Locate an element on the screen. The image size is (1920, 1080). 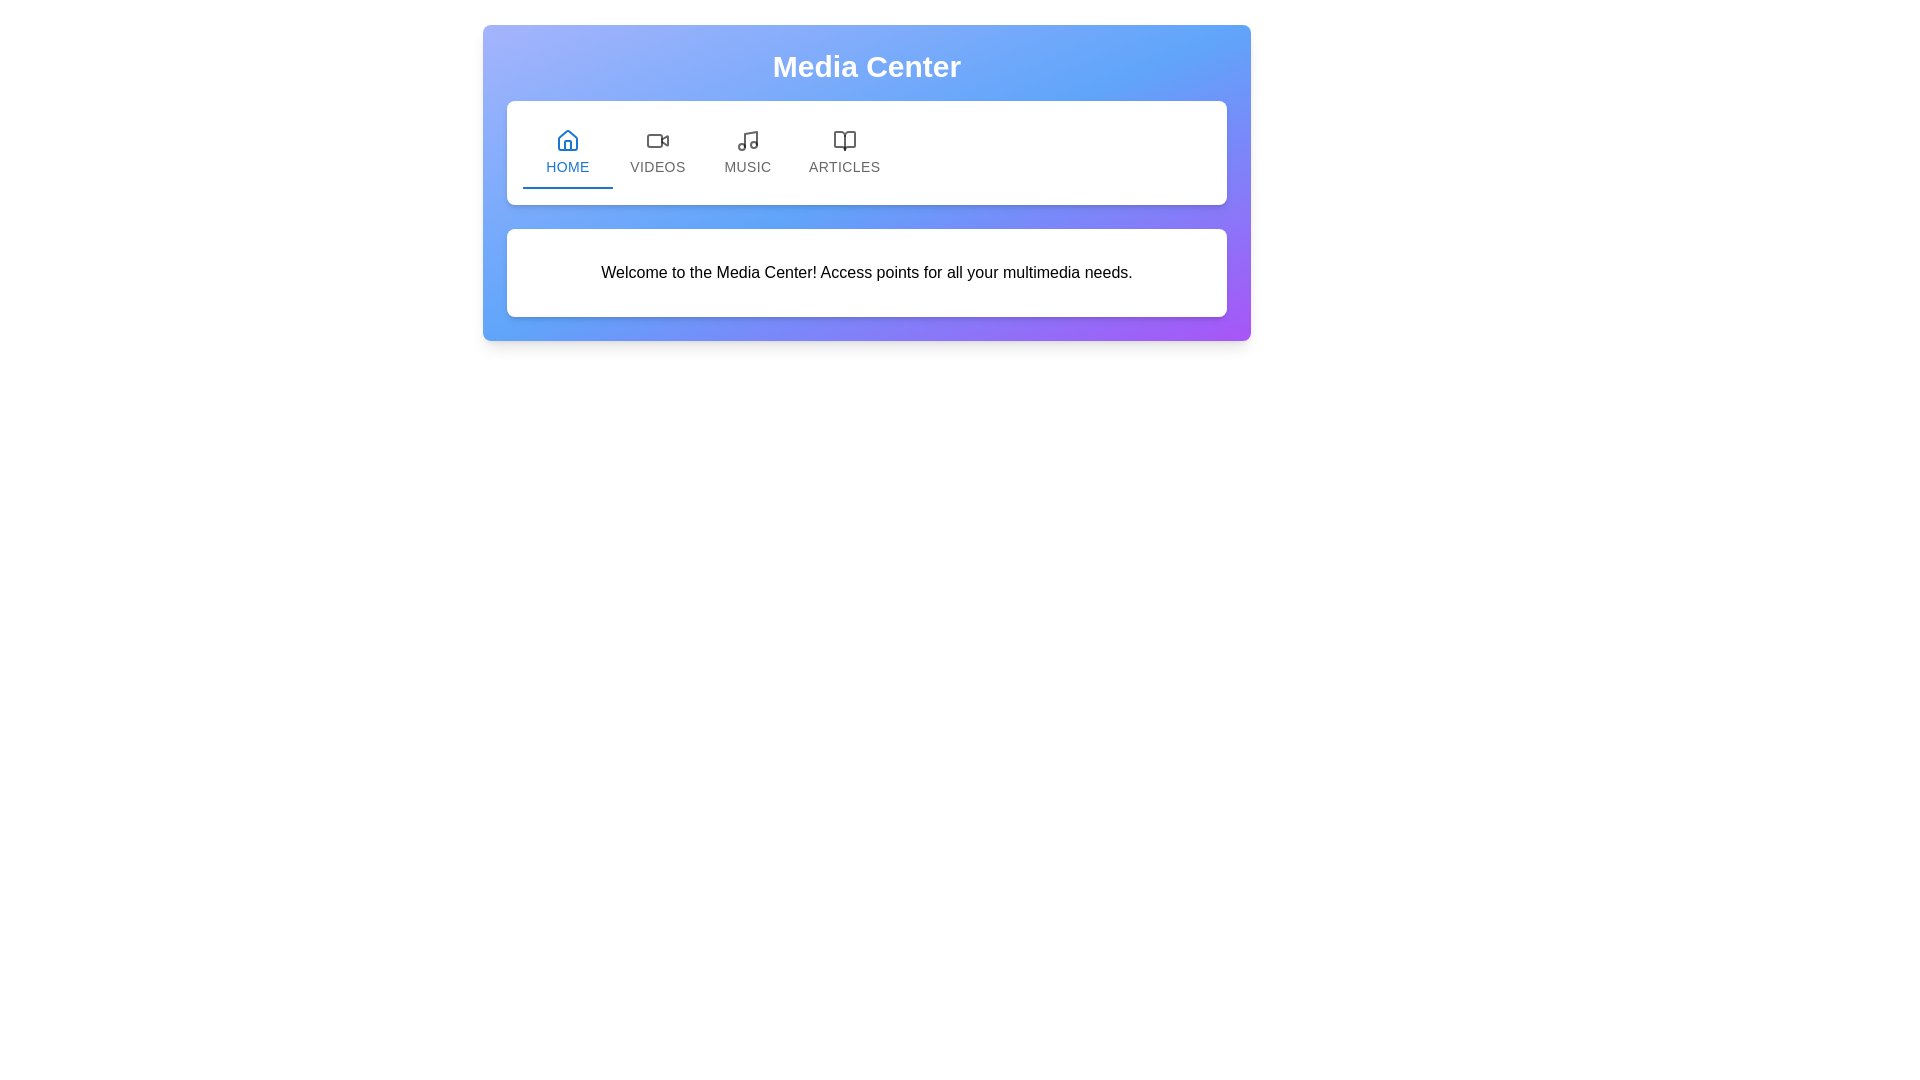
the 'Videos' icon in the navigation bar is located at coordinates (657, 140).